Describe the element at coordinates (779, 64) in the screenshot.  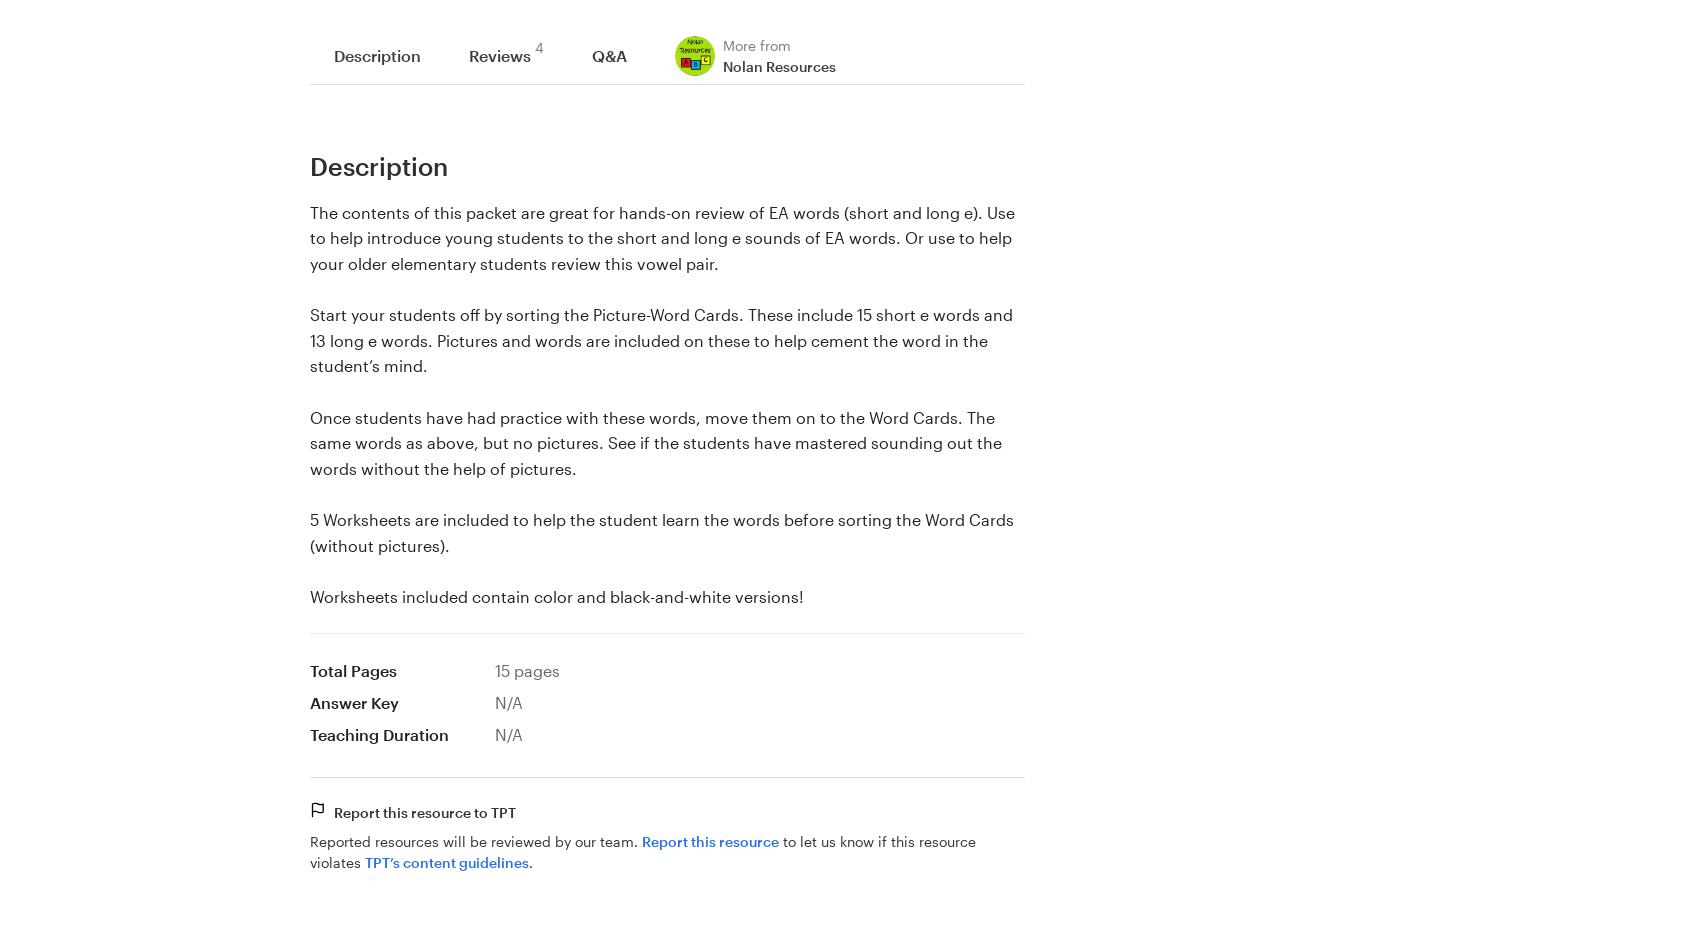
I see `'Nolan Resources'` at that location.